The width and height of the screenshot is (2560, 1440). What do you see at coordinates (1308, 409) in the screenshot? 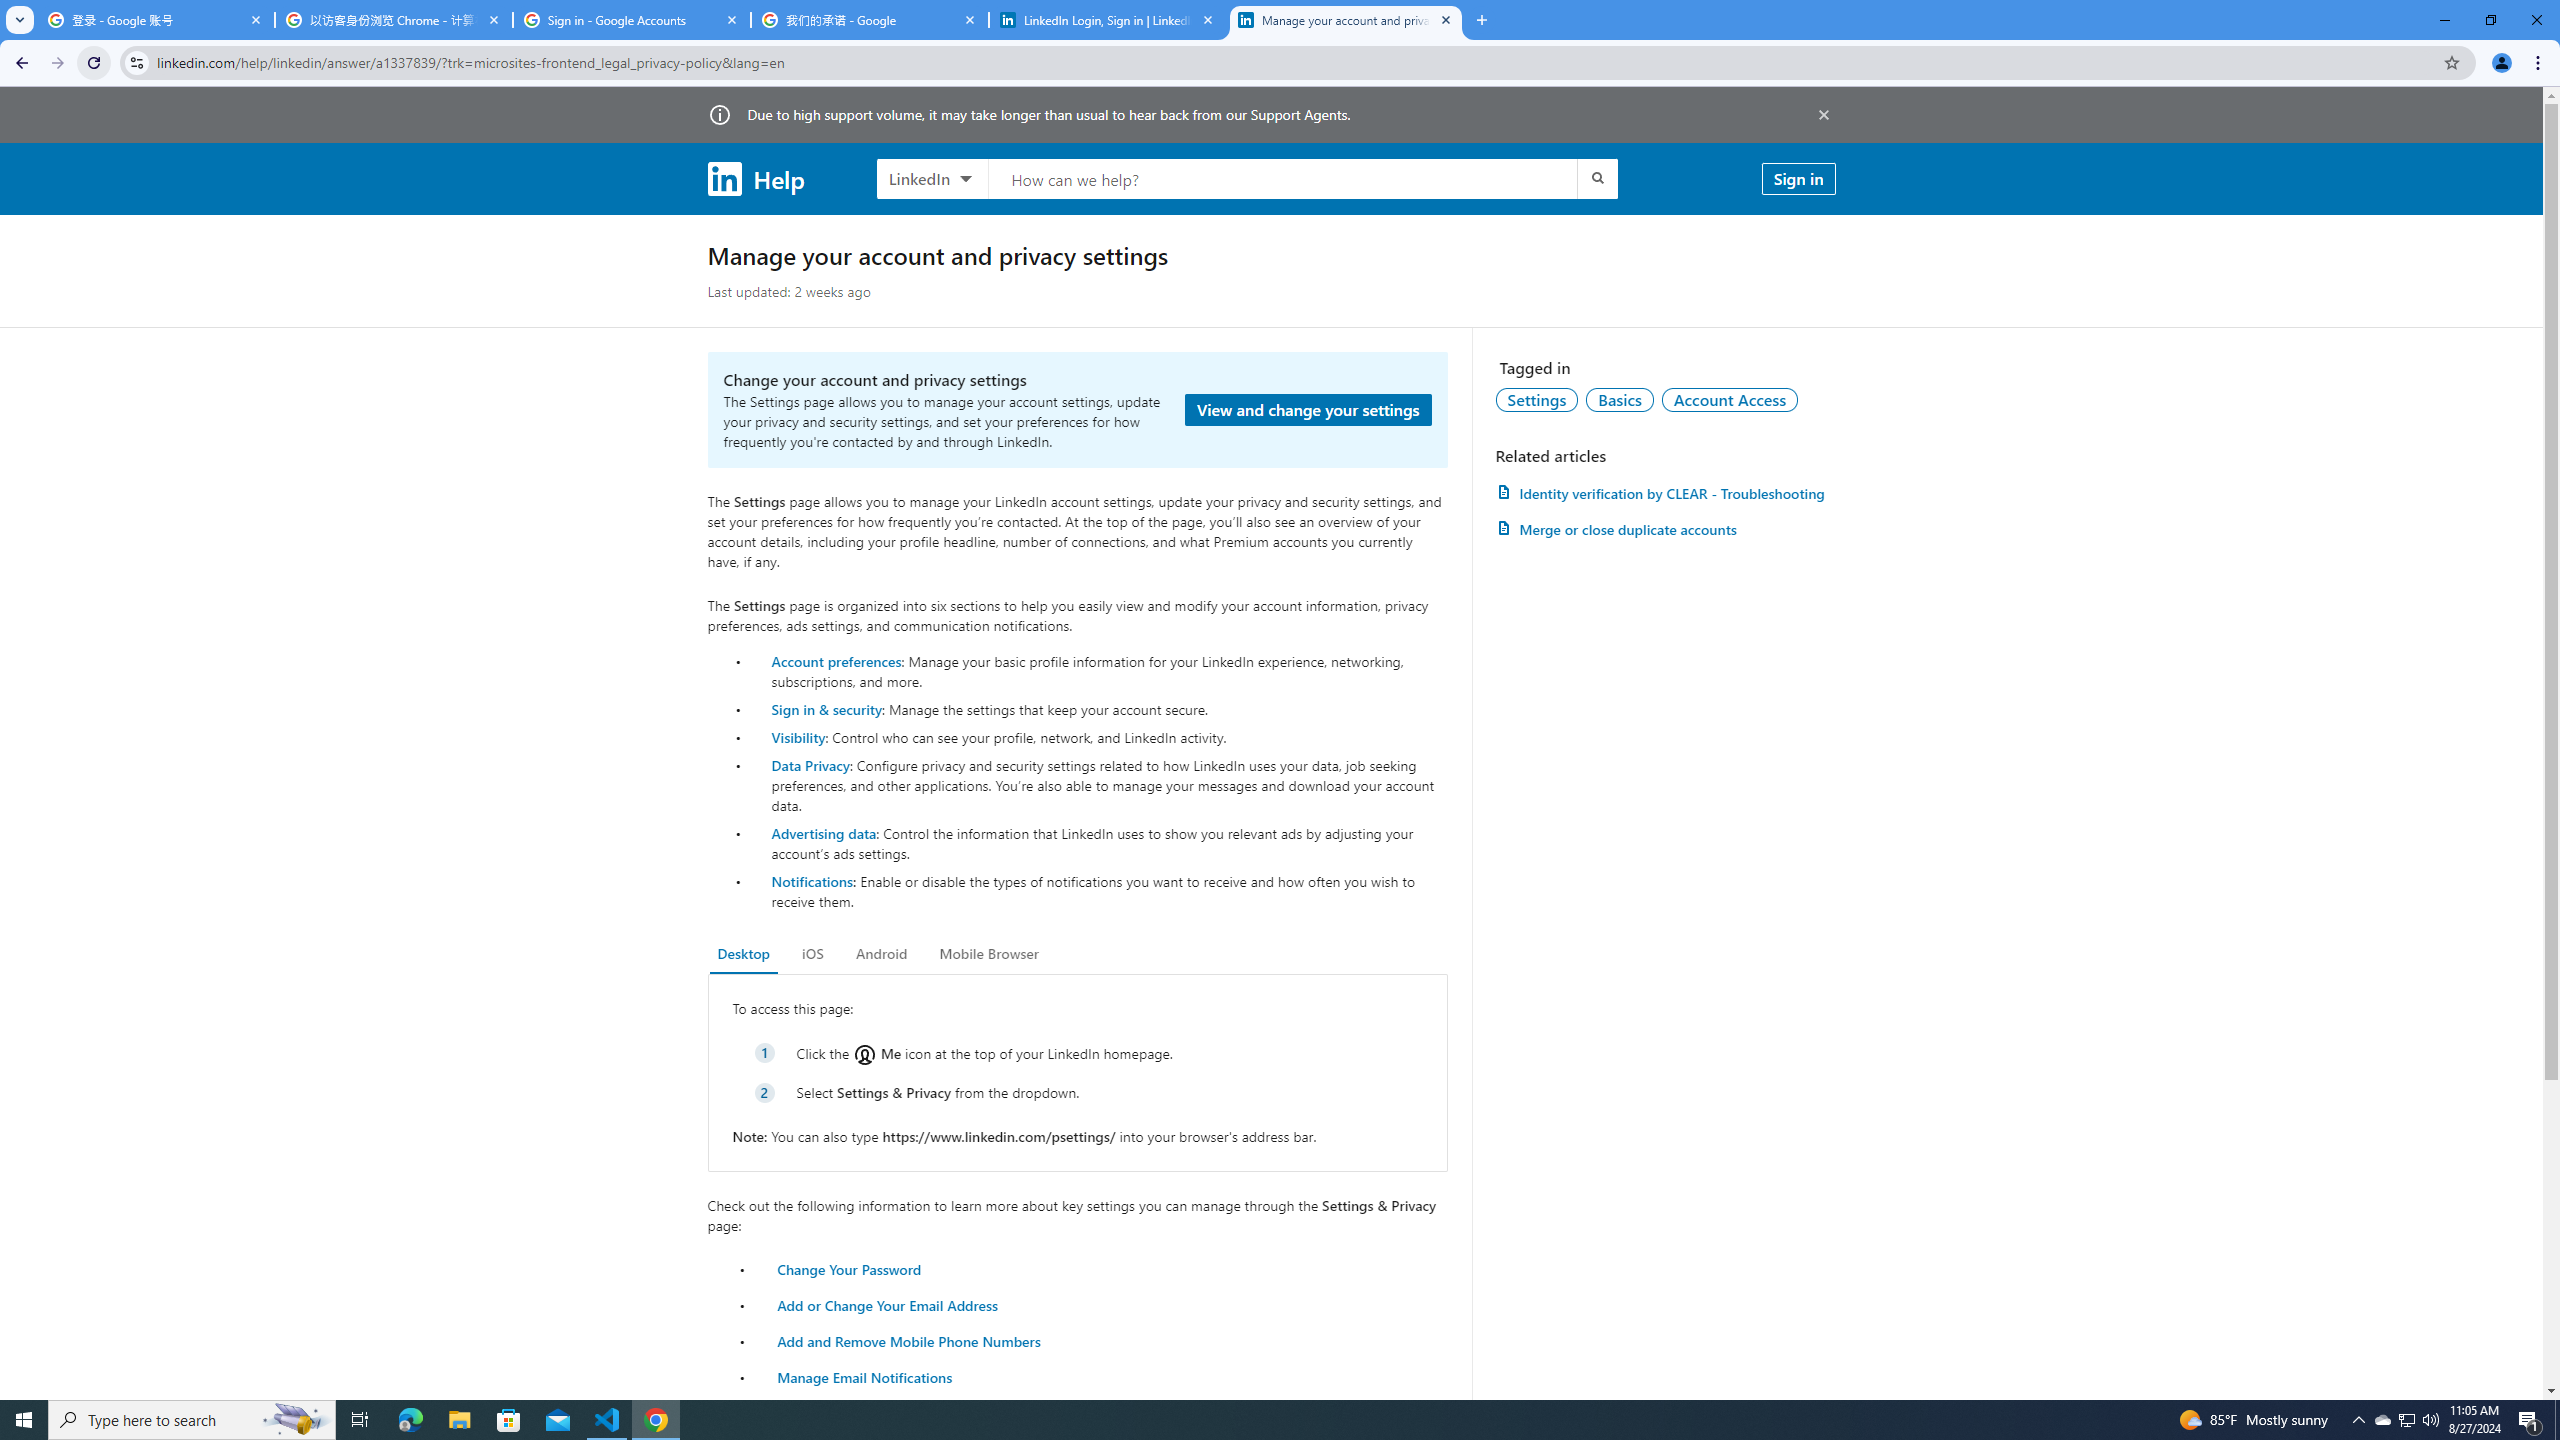
I see `'View and change your settings'` at bounding box center [1308, 409].